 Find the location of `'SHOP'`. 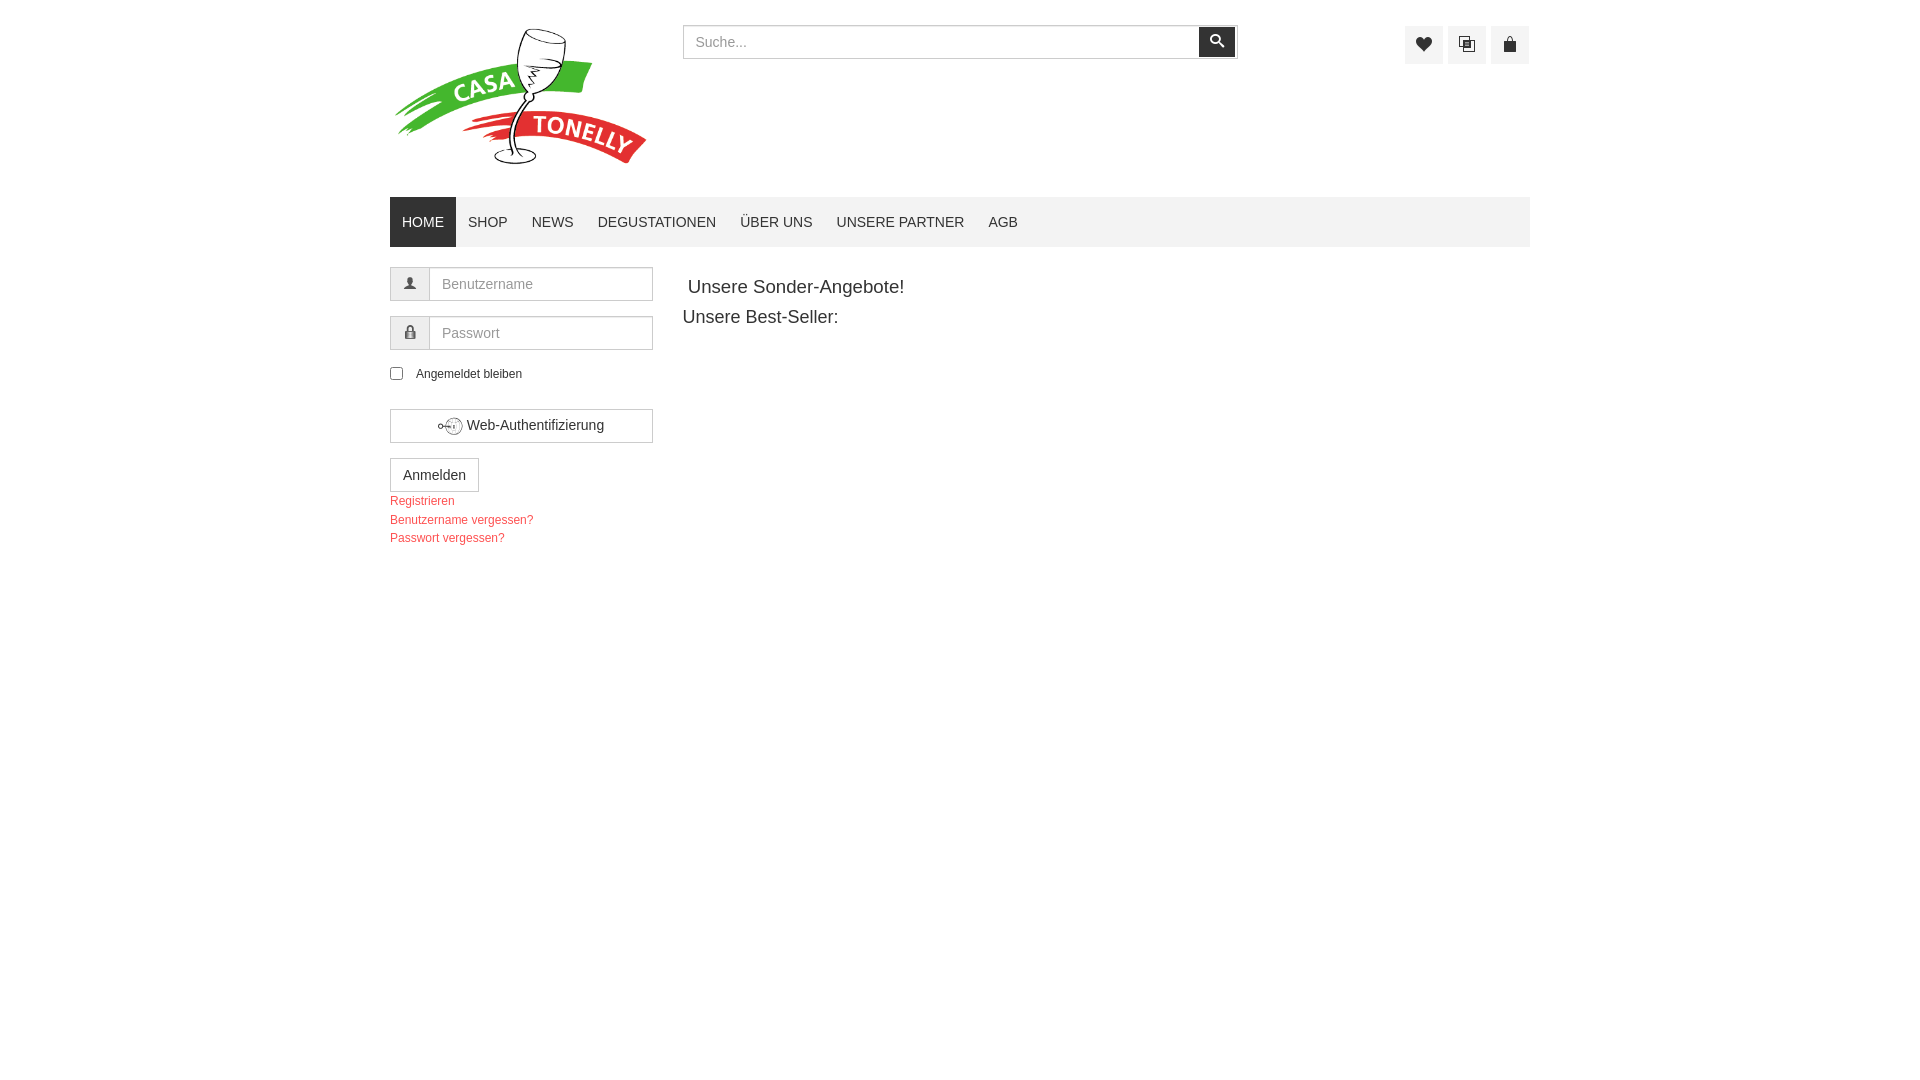

'SHOP' is located at coordinates (488, 222).